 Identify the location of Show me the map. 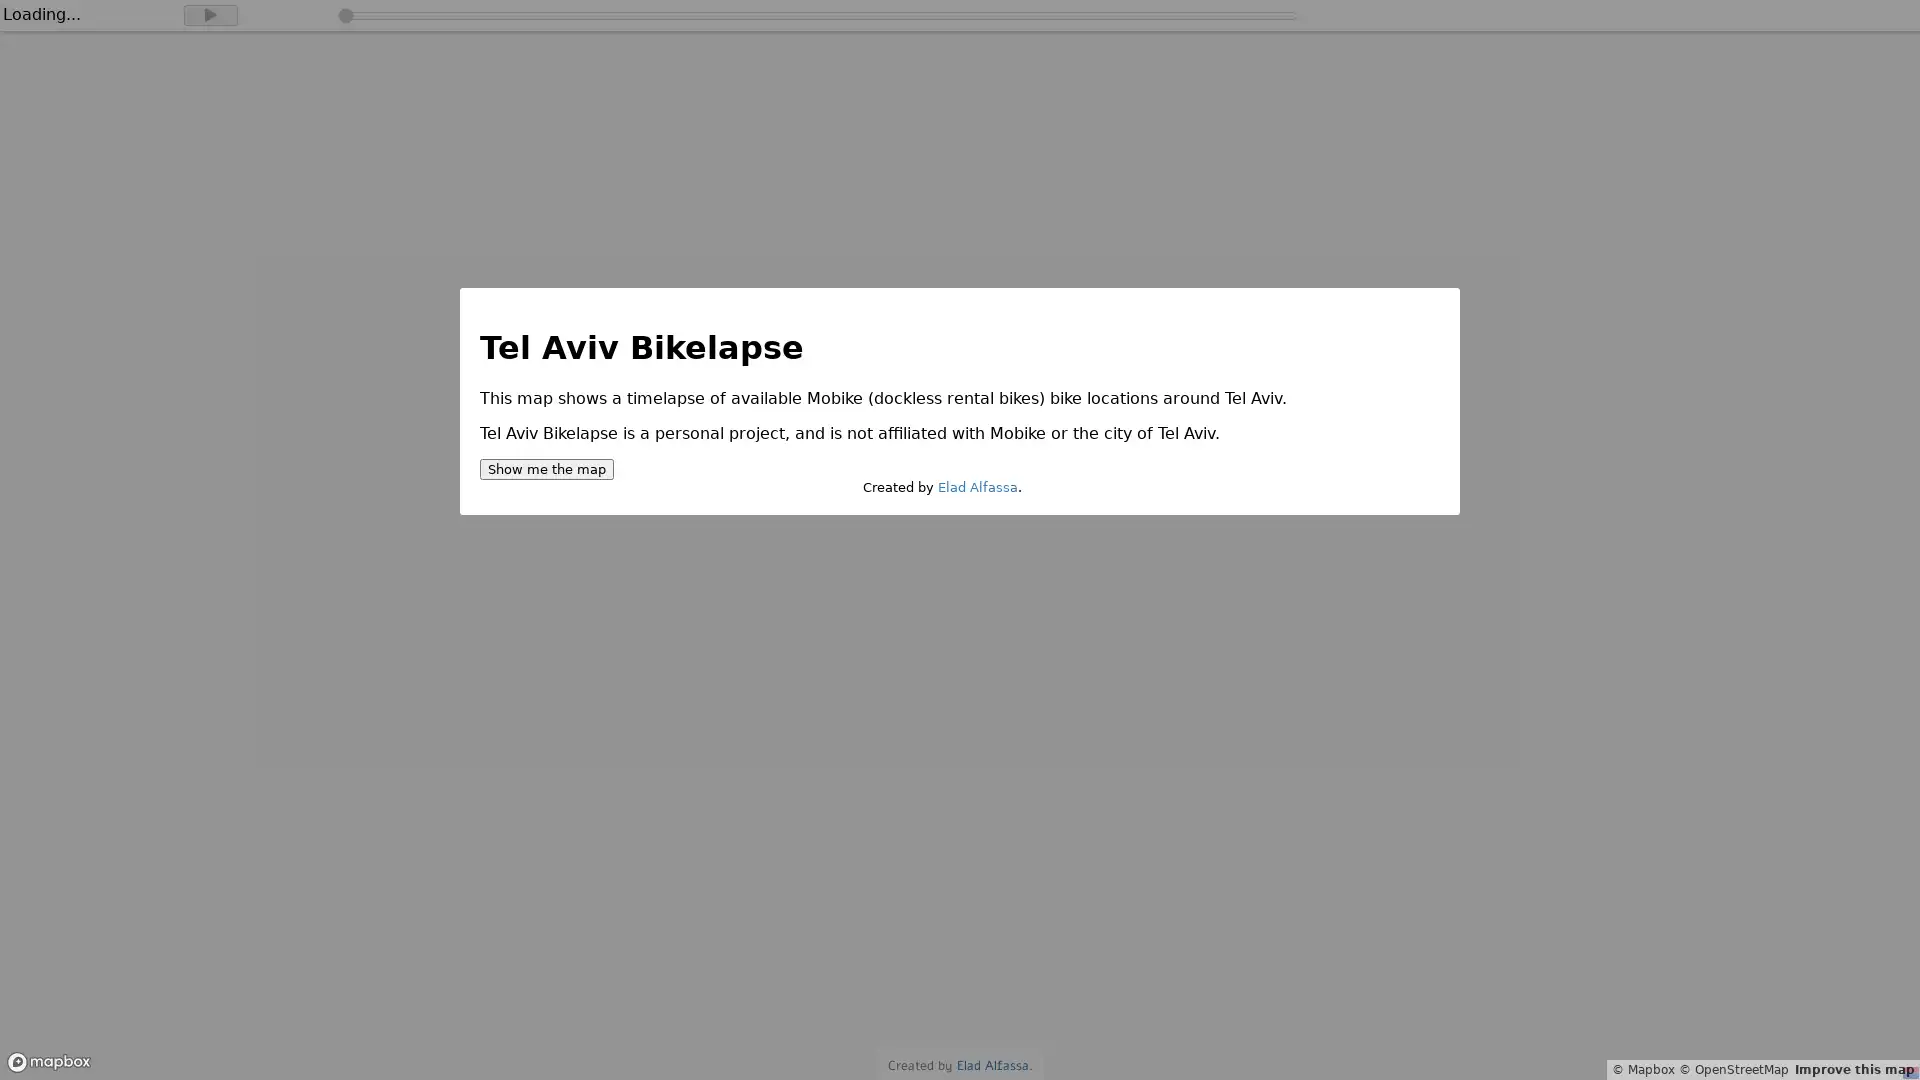
(547, 468).